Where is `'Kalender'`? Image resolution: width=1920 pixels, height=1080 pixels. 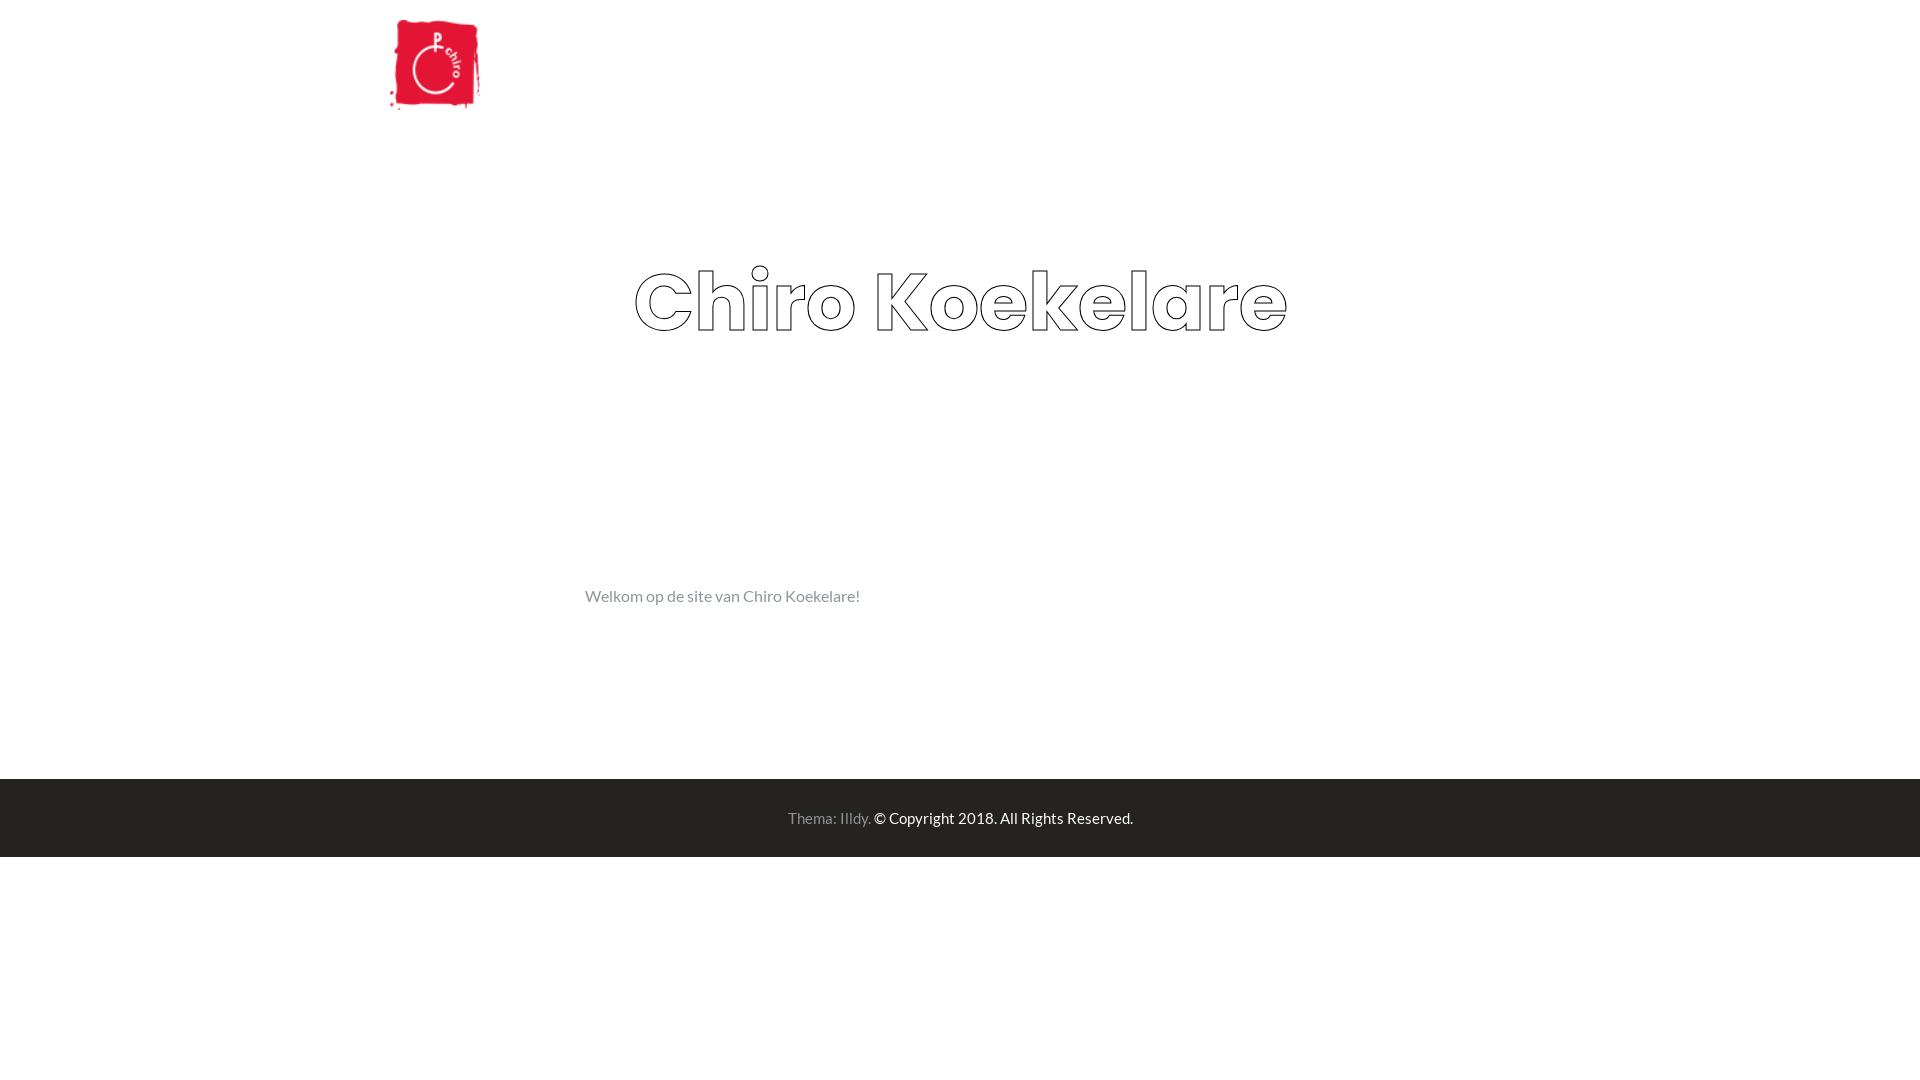 'Kalender' is located at coordinates (1180, 66).